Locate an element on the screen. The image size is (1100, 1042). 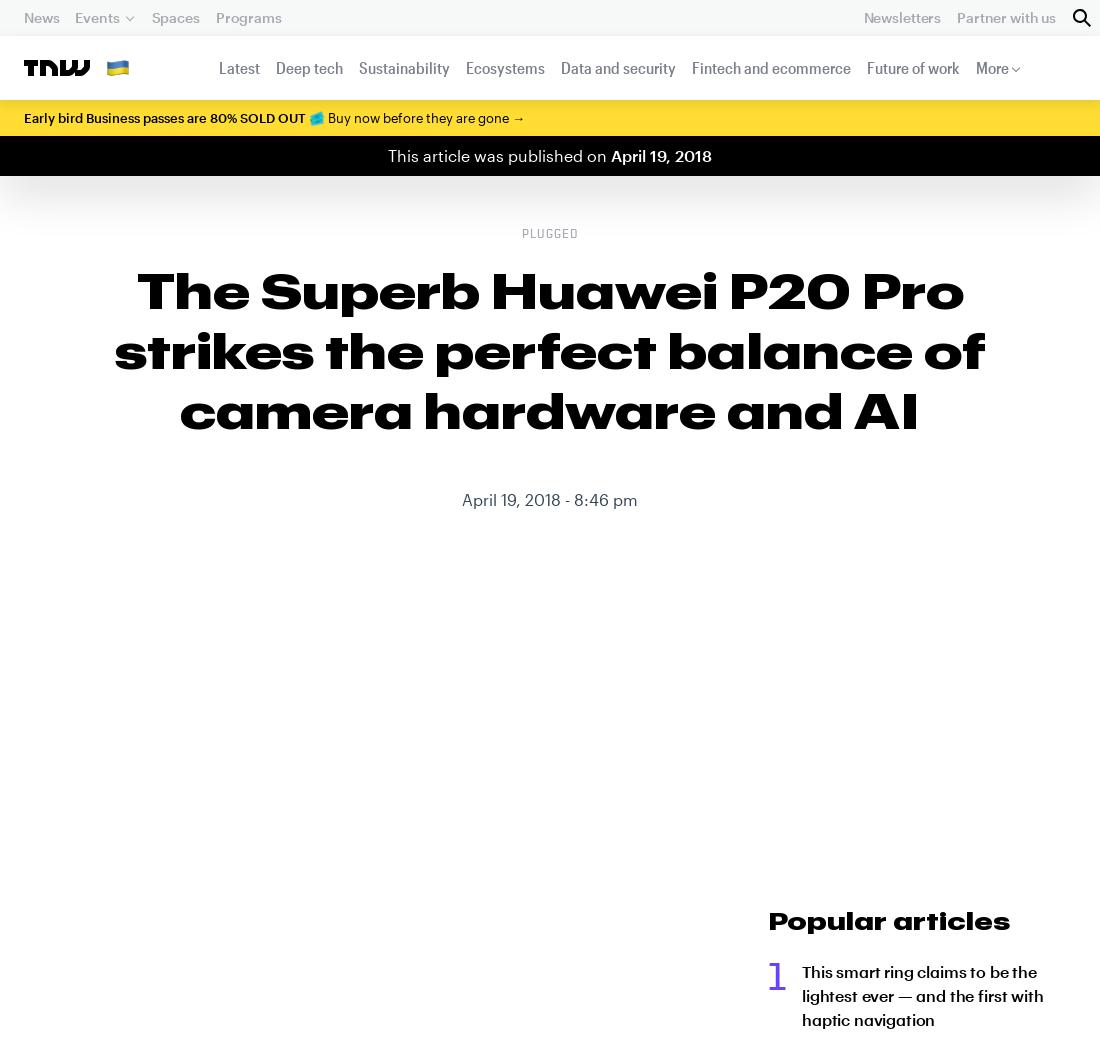
'News' is located at coordinates (40, 16).